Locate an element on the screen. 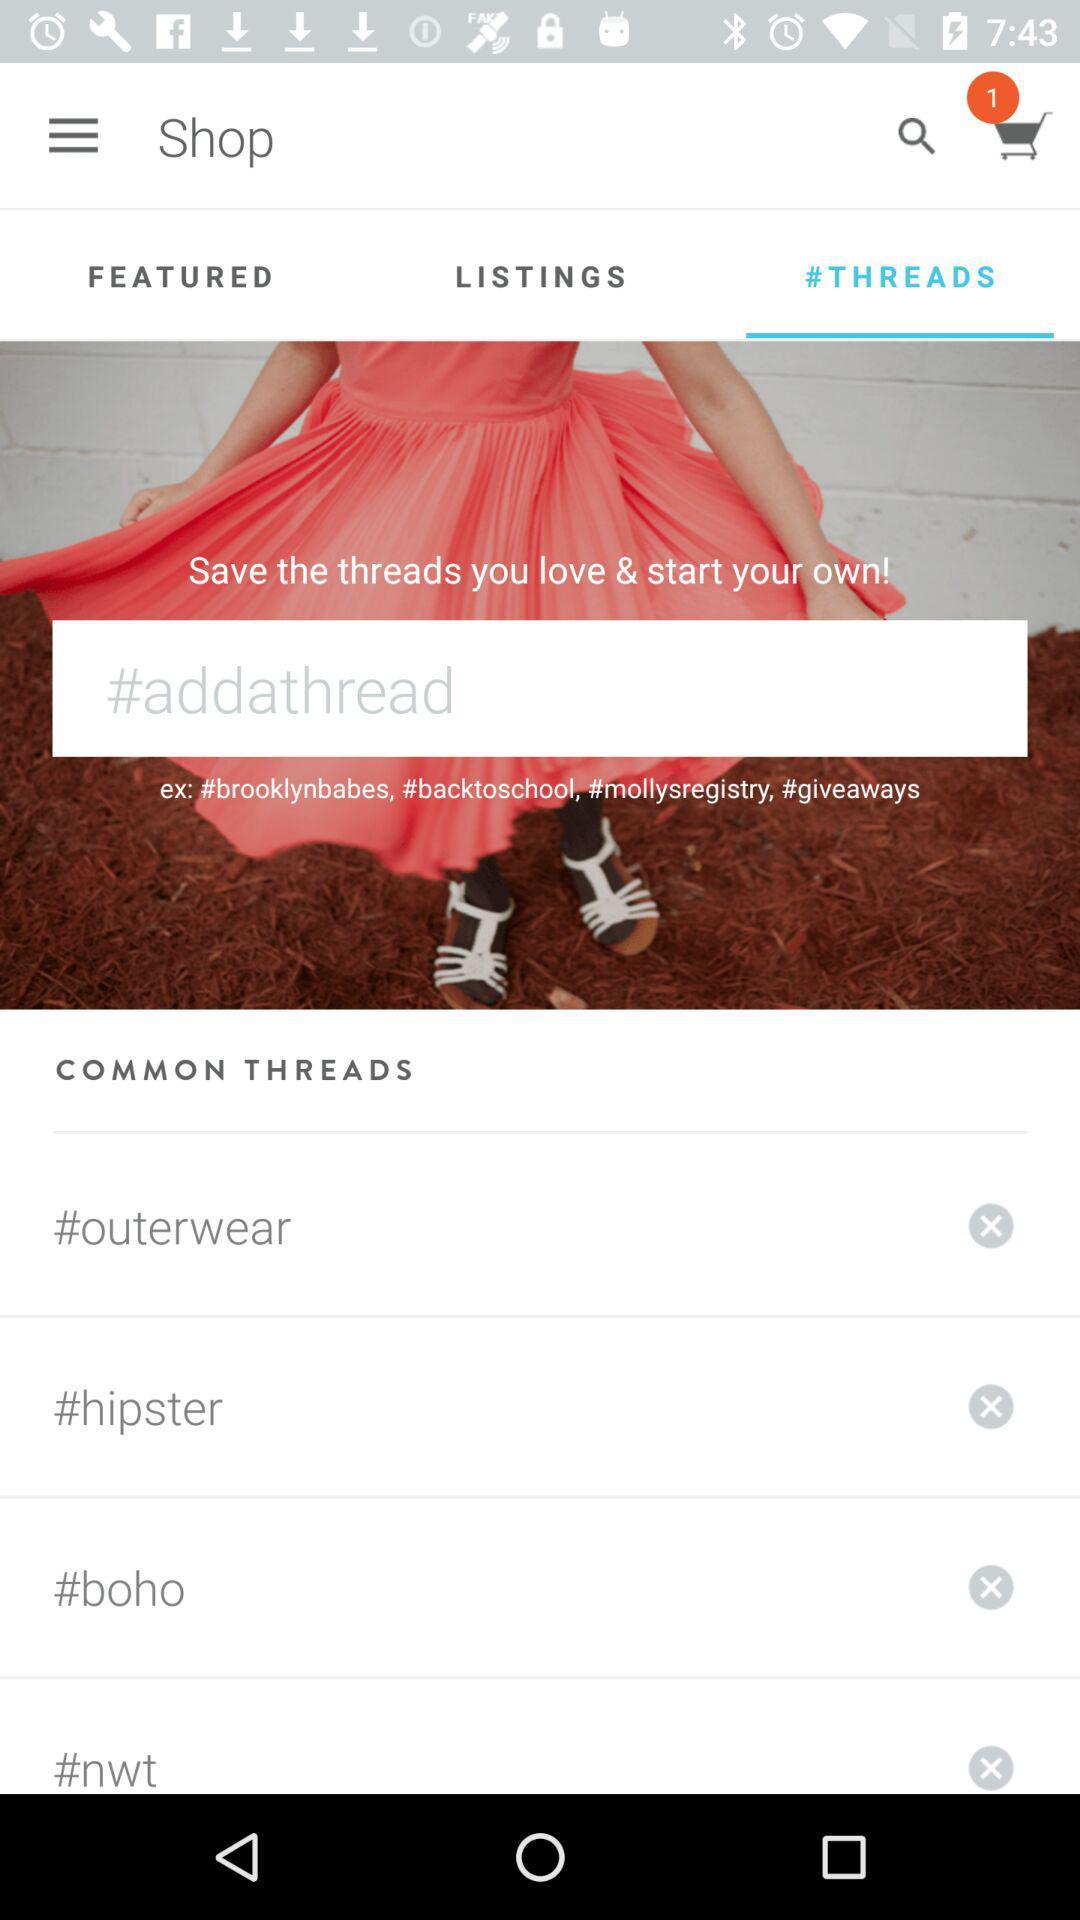 This screenshot has height=1920, width=1080. option is located at coordinates (991, 1405).